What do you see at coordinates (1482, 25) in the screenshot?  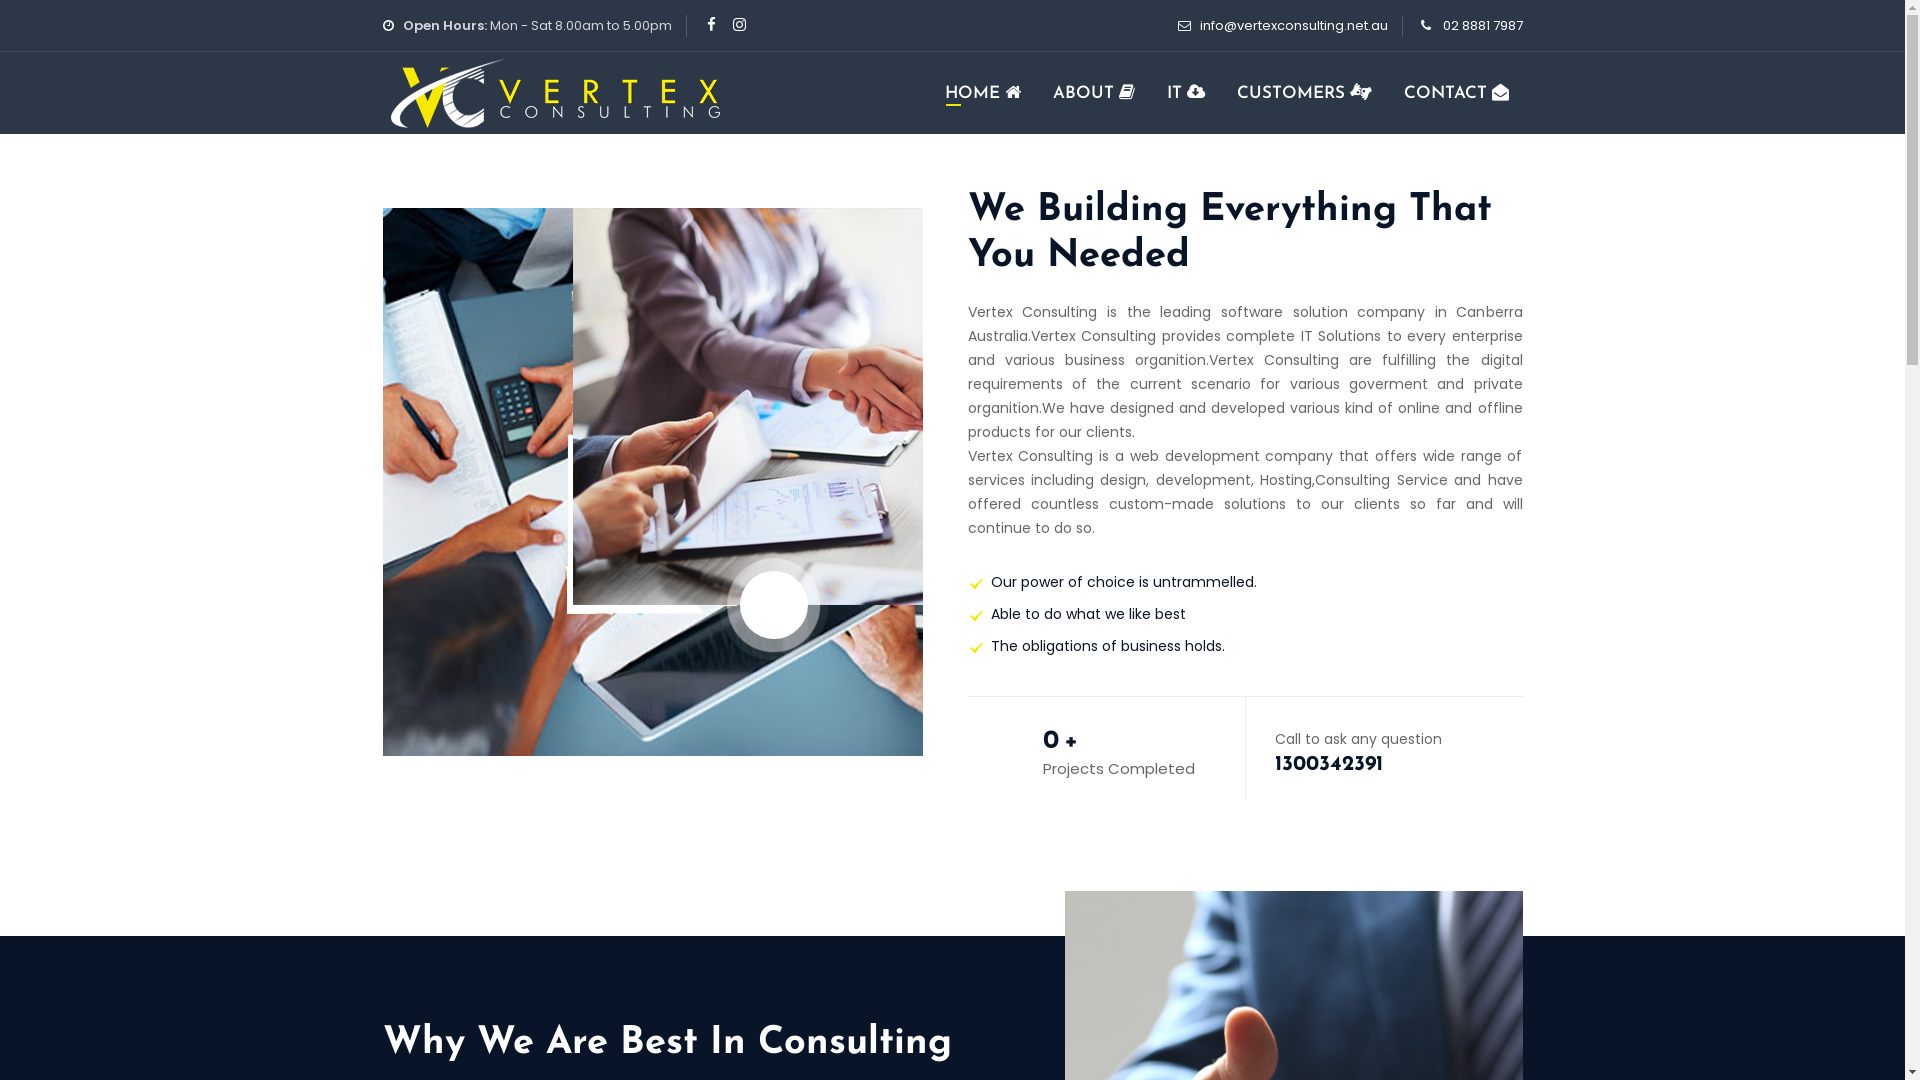 I see `'02 8881 7987'` at bounding box center [1482, 25].